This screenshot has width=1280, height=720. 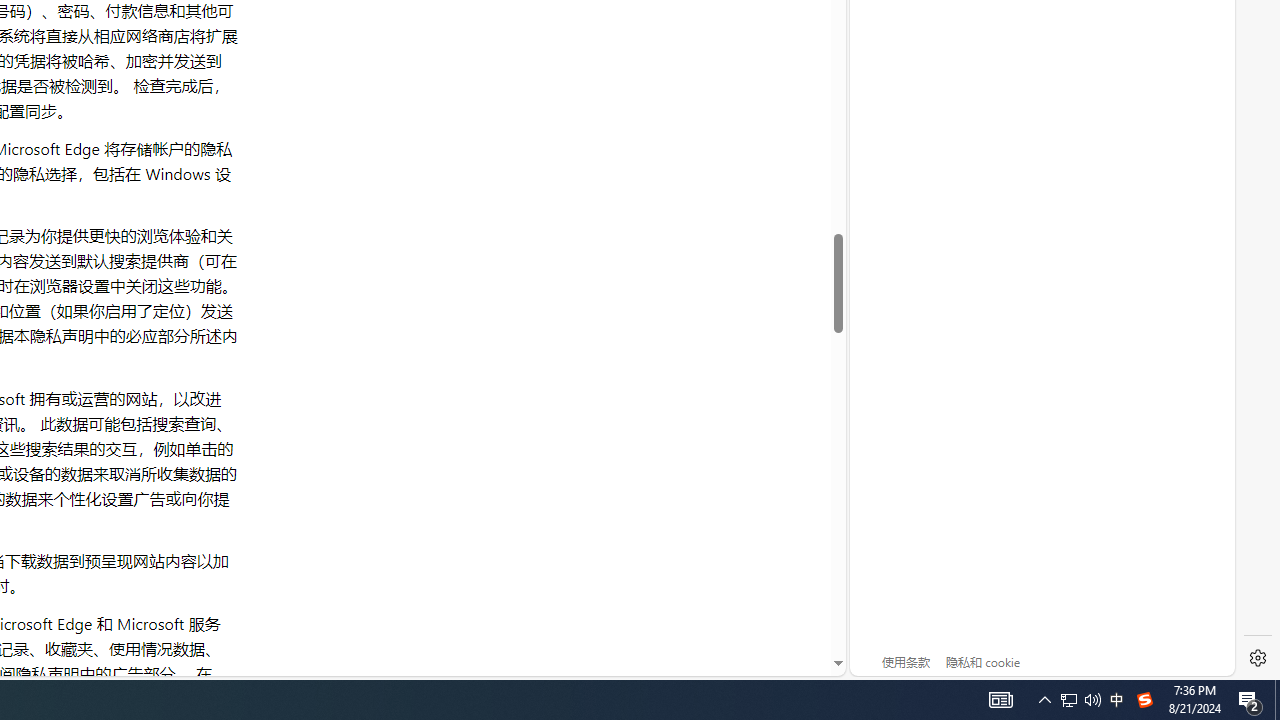 What do you see at coordinates (1257, 658) in the screenshot?
I see `'Settings'` at bounding box center [1257, 658].